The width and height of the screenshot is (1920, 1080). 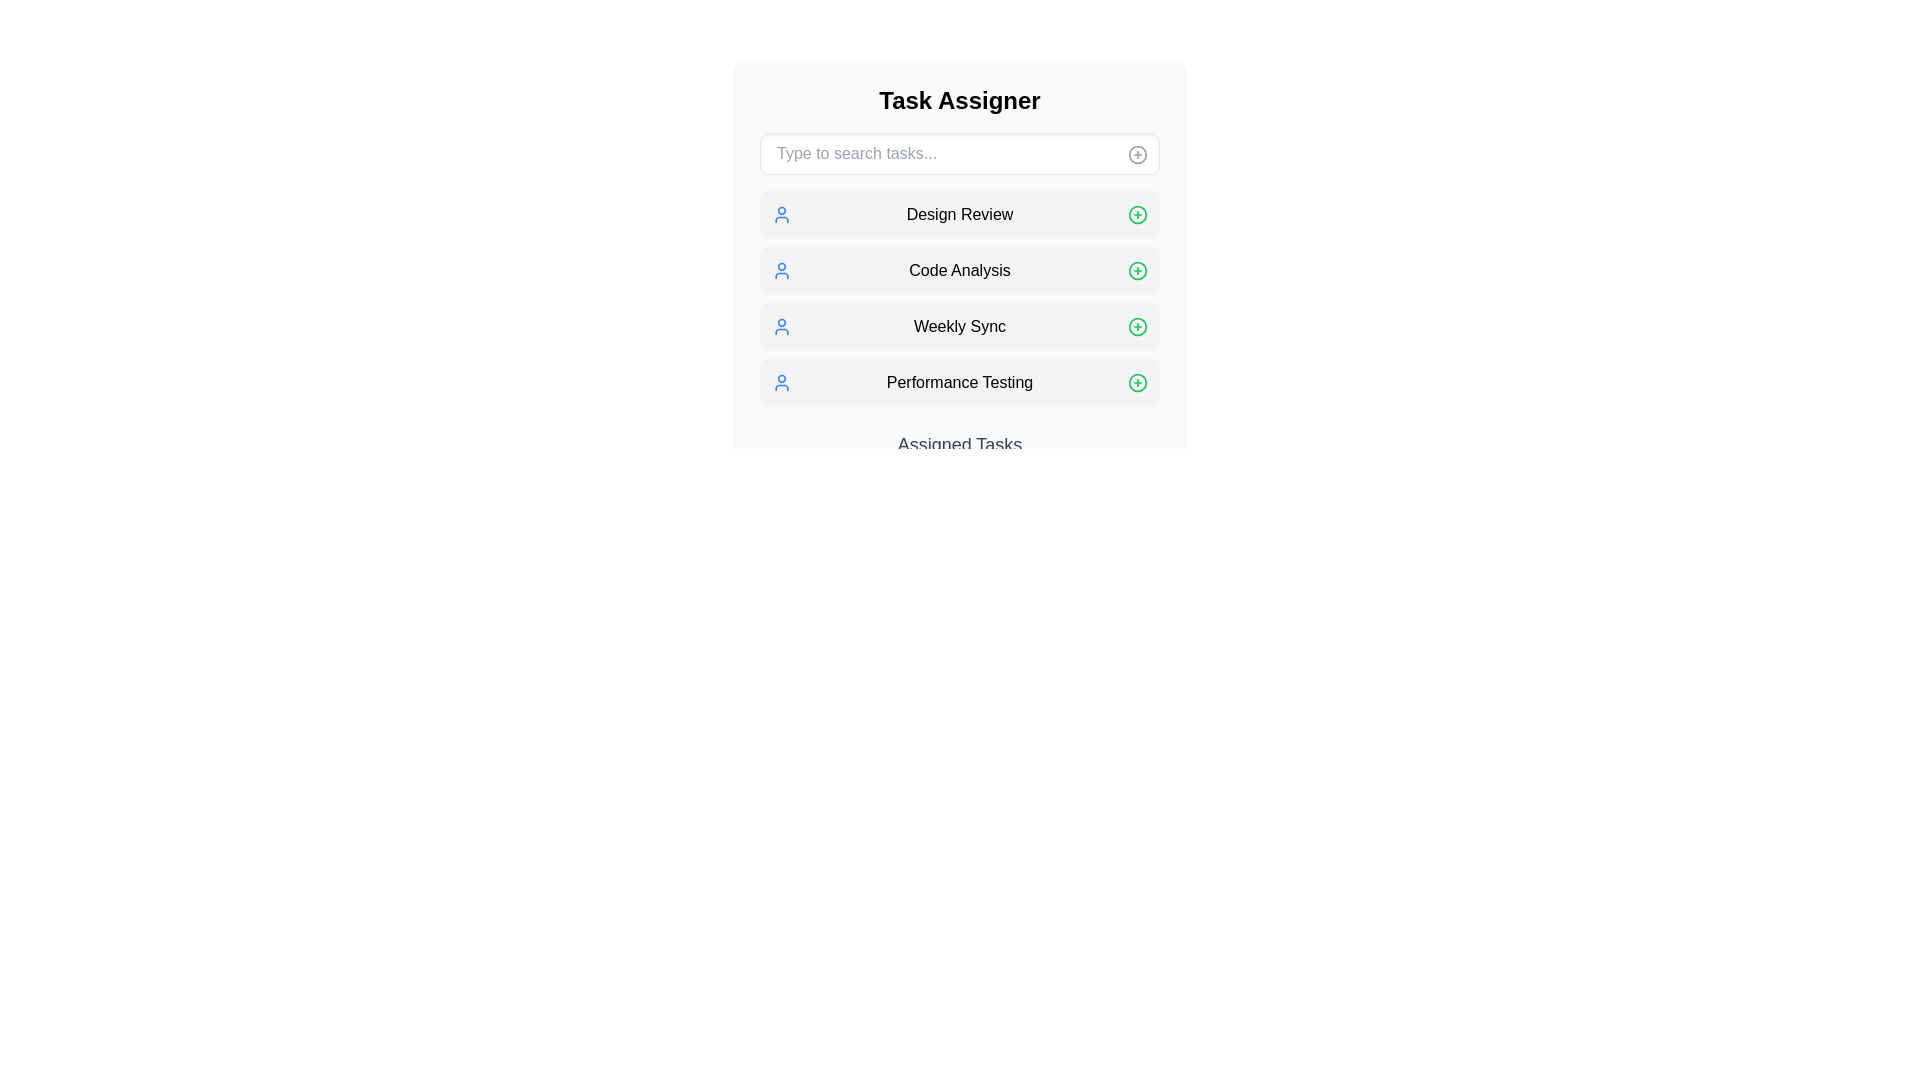 I want to click on the text label for 'Code Analysis', which is the second entry in the 'Task Assigner' list, positioned between 'Design Review' and 'Weekly Sync', so click(x=960, y=270).